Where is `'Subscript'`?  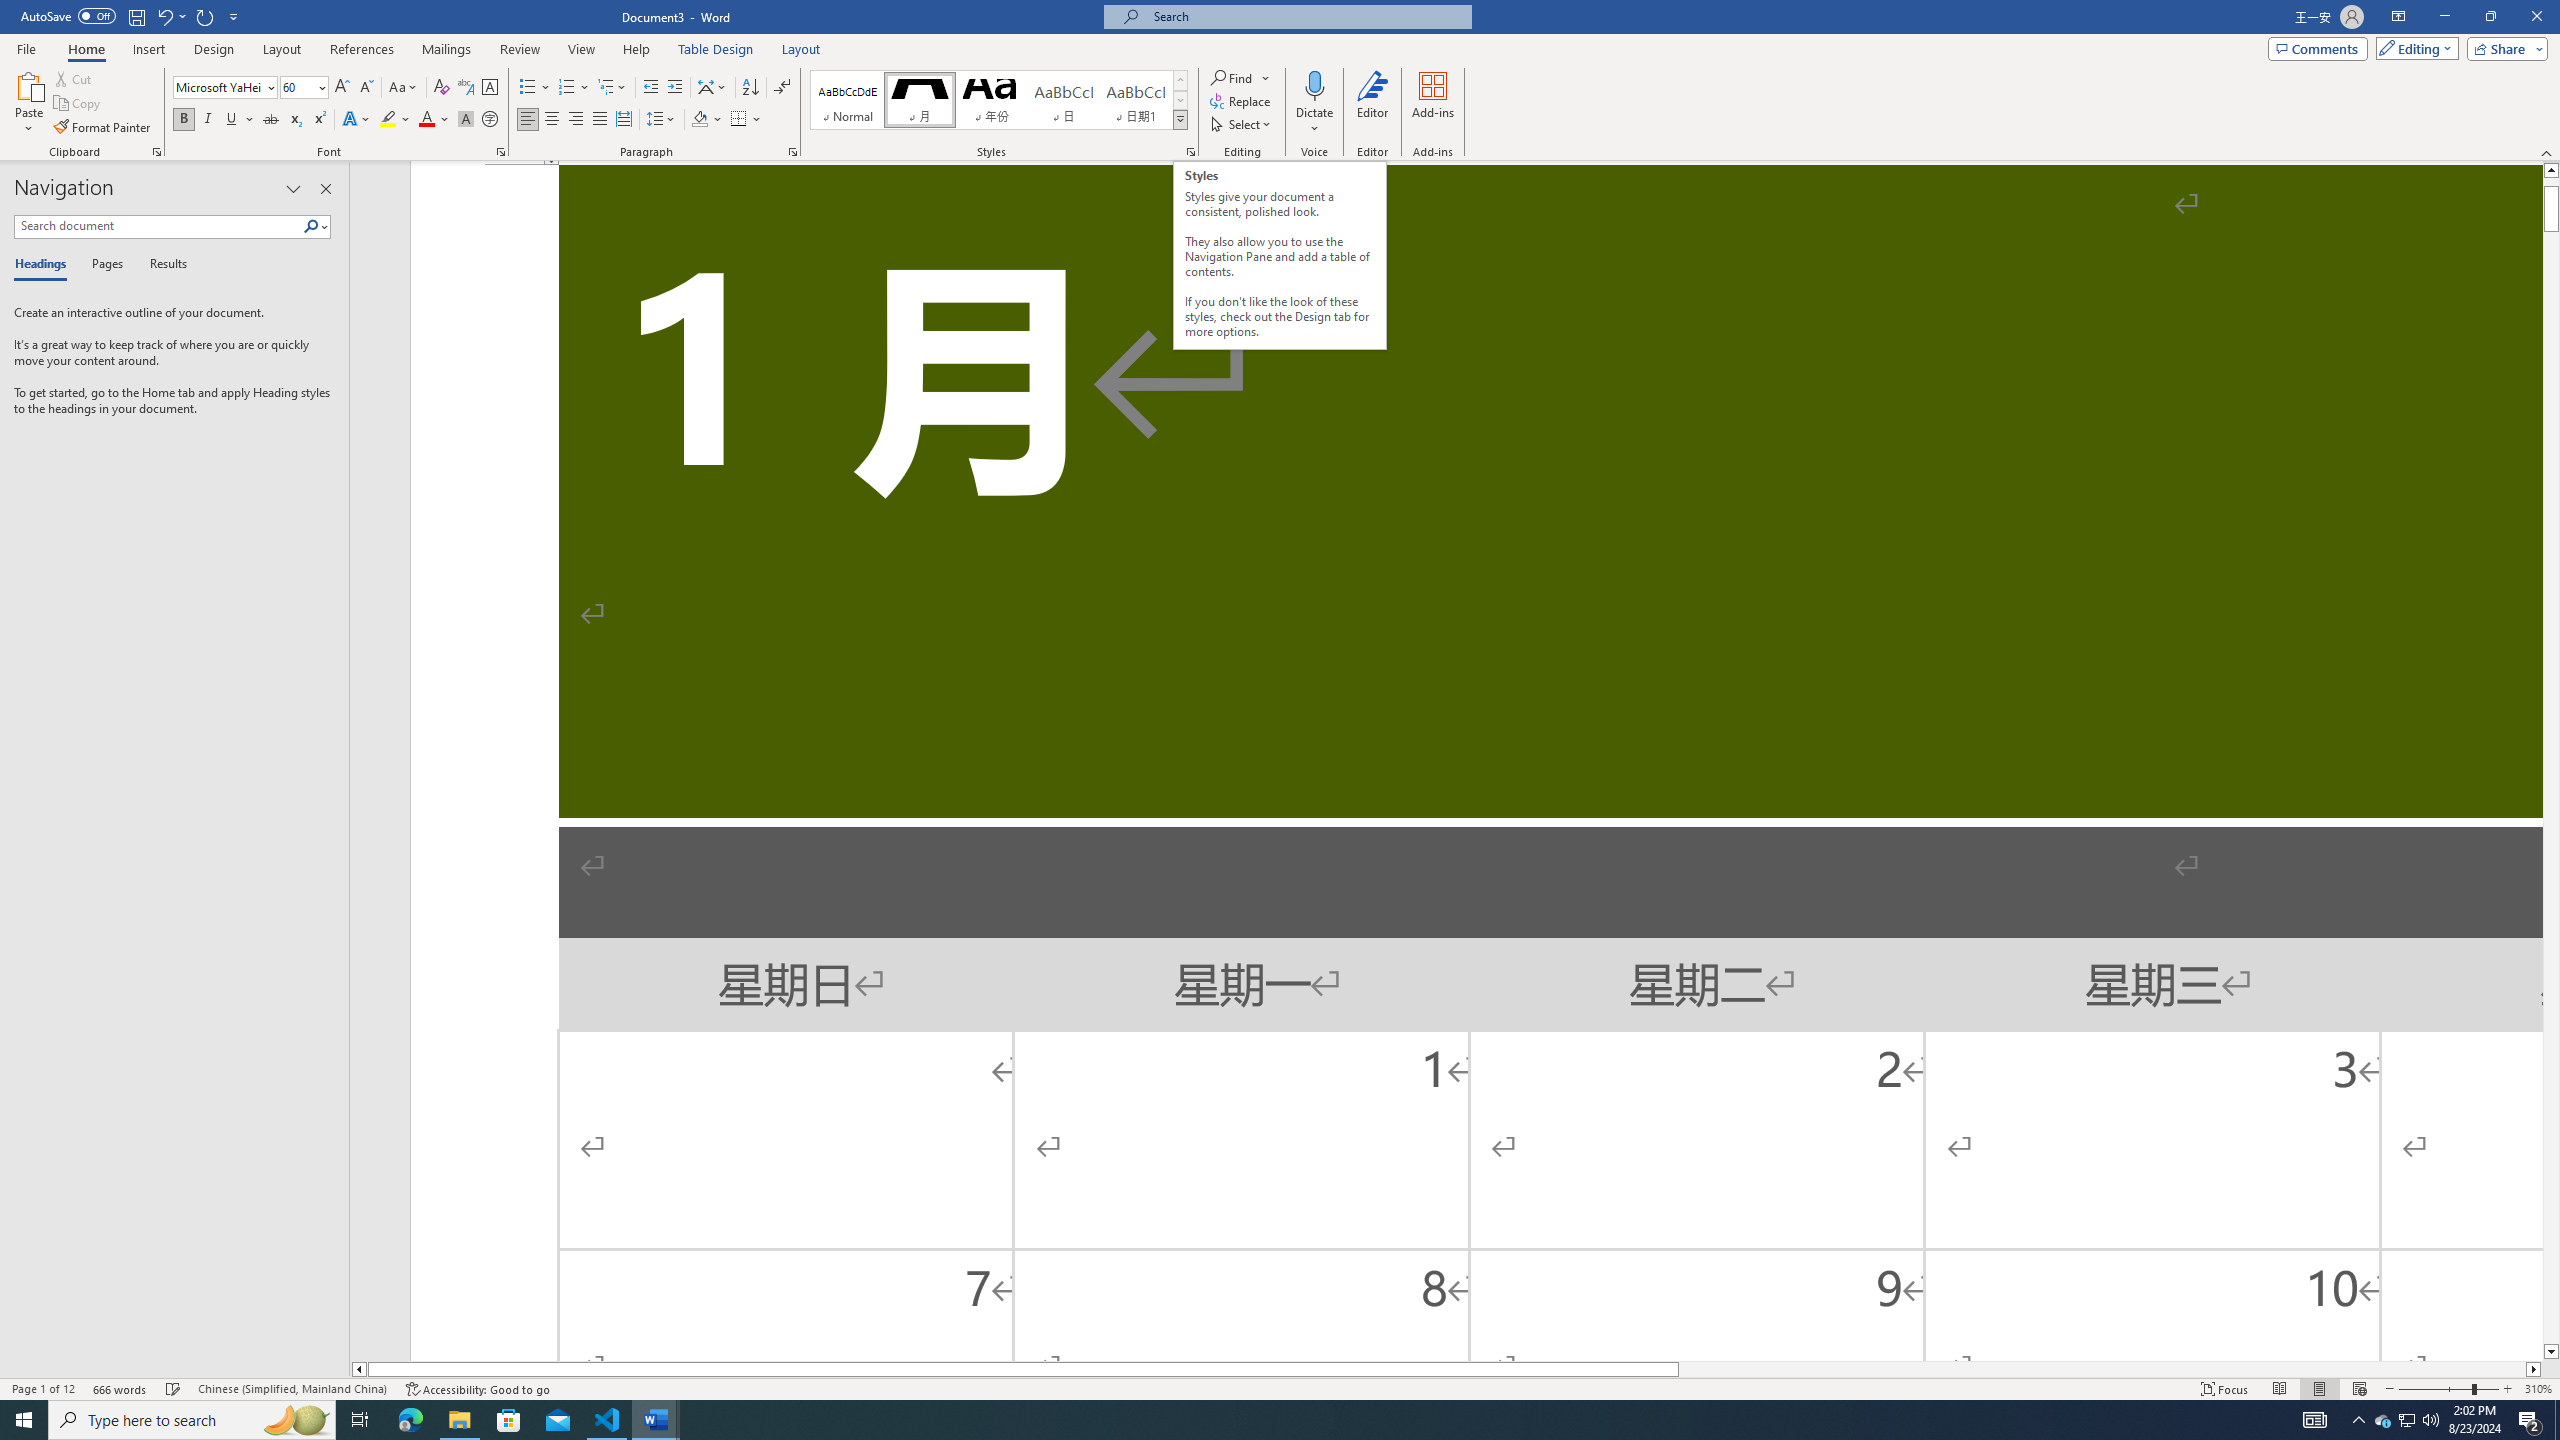 'Subscript' is located at coordinates (294, 118).